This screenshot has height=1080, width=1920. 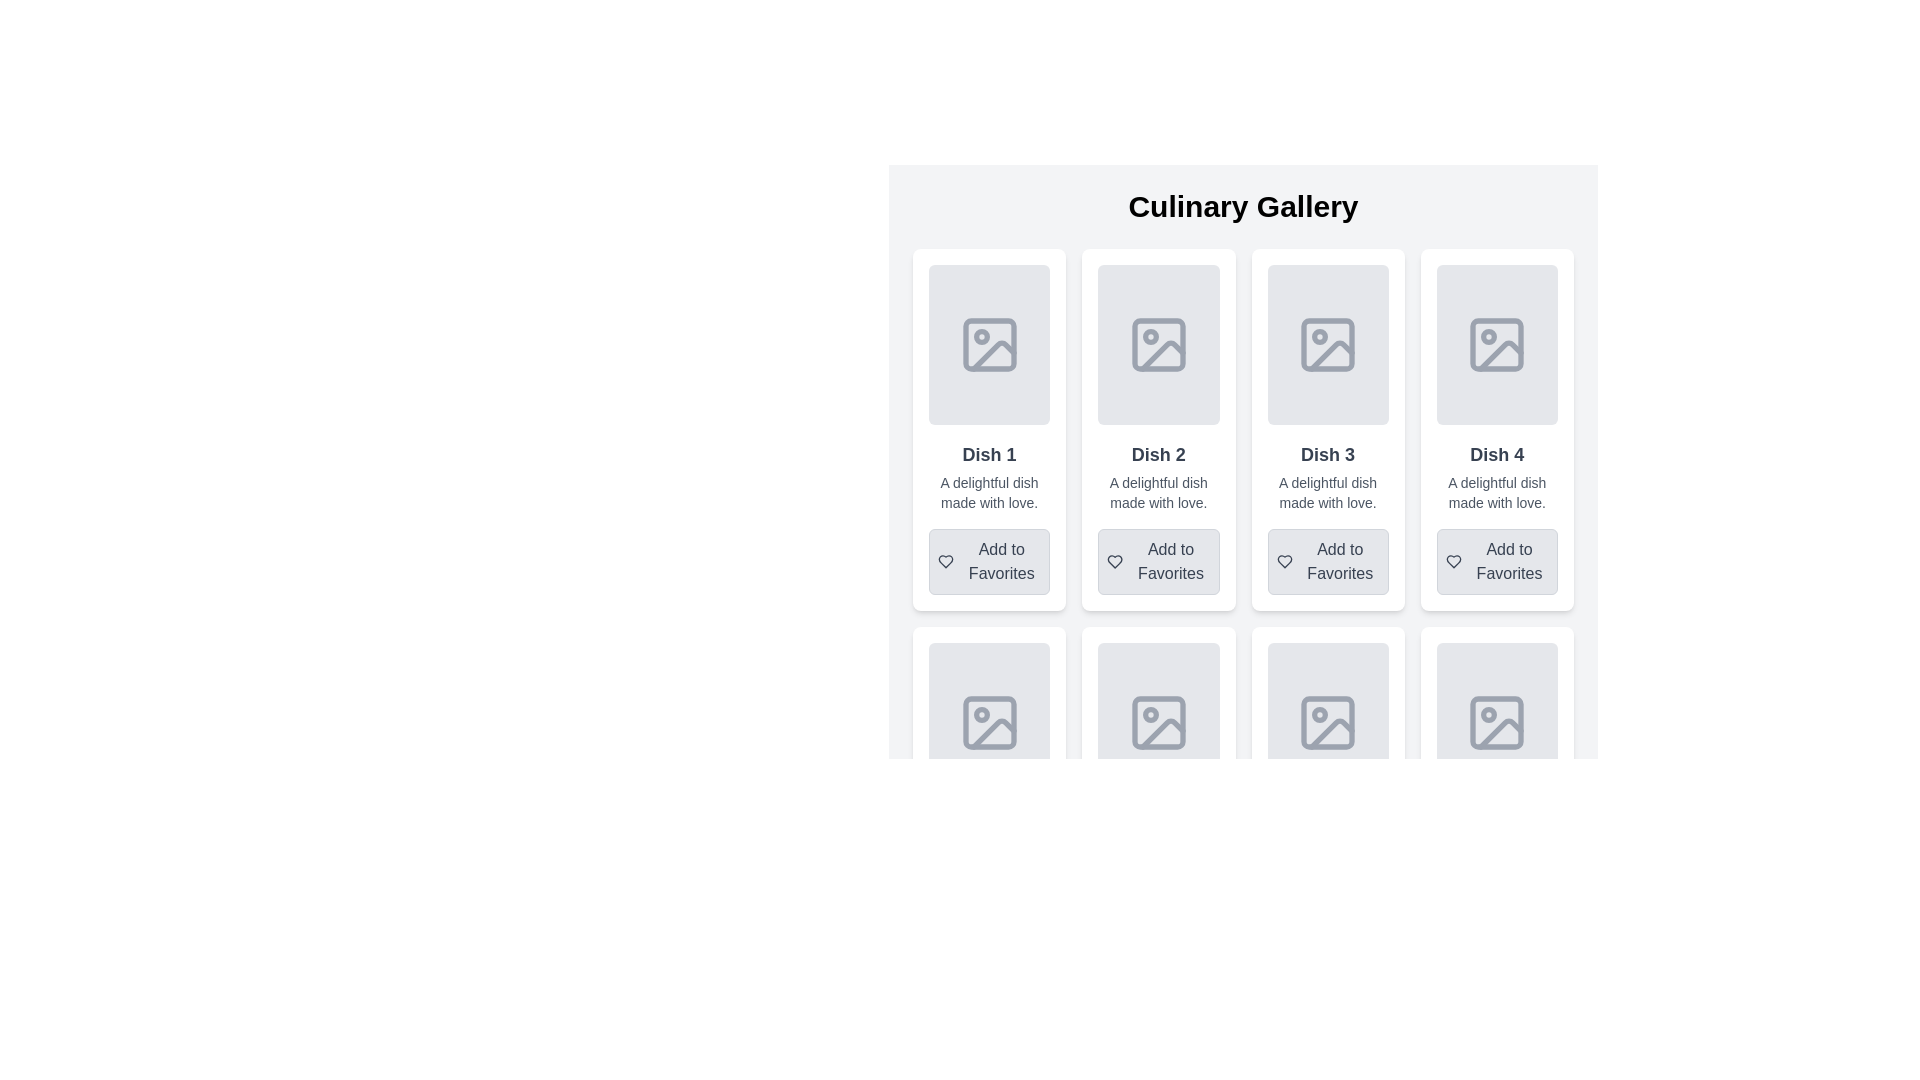 What do you see at coordinates (1497, 343) in the screenshot?
I see `the graphical placeholder icon located in the upper central portion of the 'Dish 4' card` at bounding box center [1497, 343].